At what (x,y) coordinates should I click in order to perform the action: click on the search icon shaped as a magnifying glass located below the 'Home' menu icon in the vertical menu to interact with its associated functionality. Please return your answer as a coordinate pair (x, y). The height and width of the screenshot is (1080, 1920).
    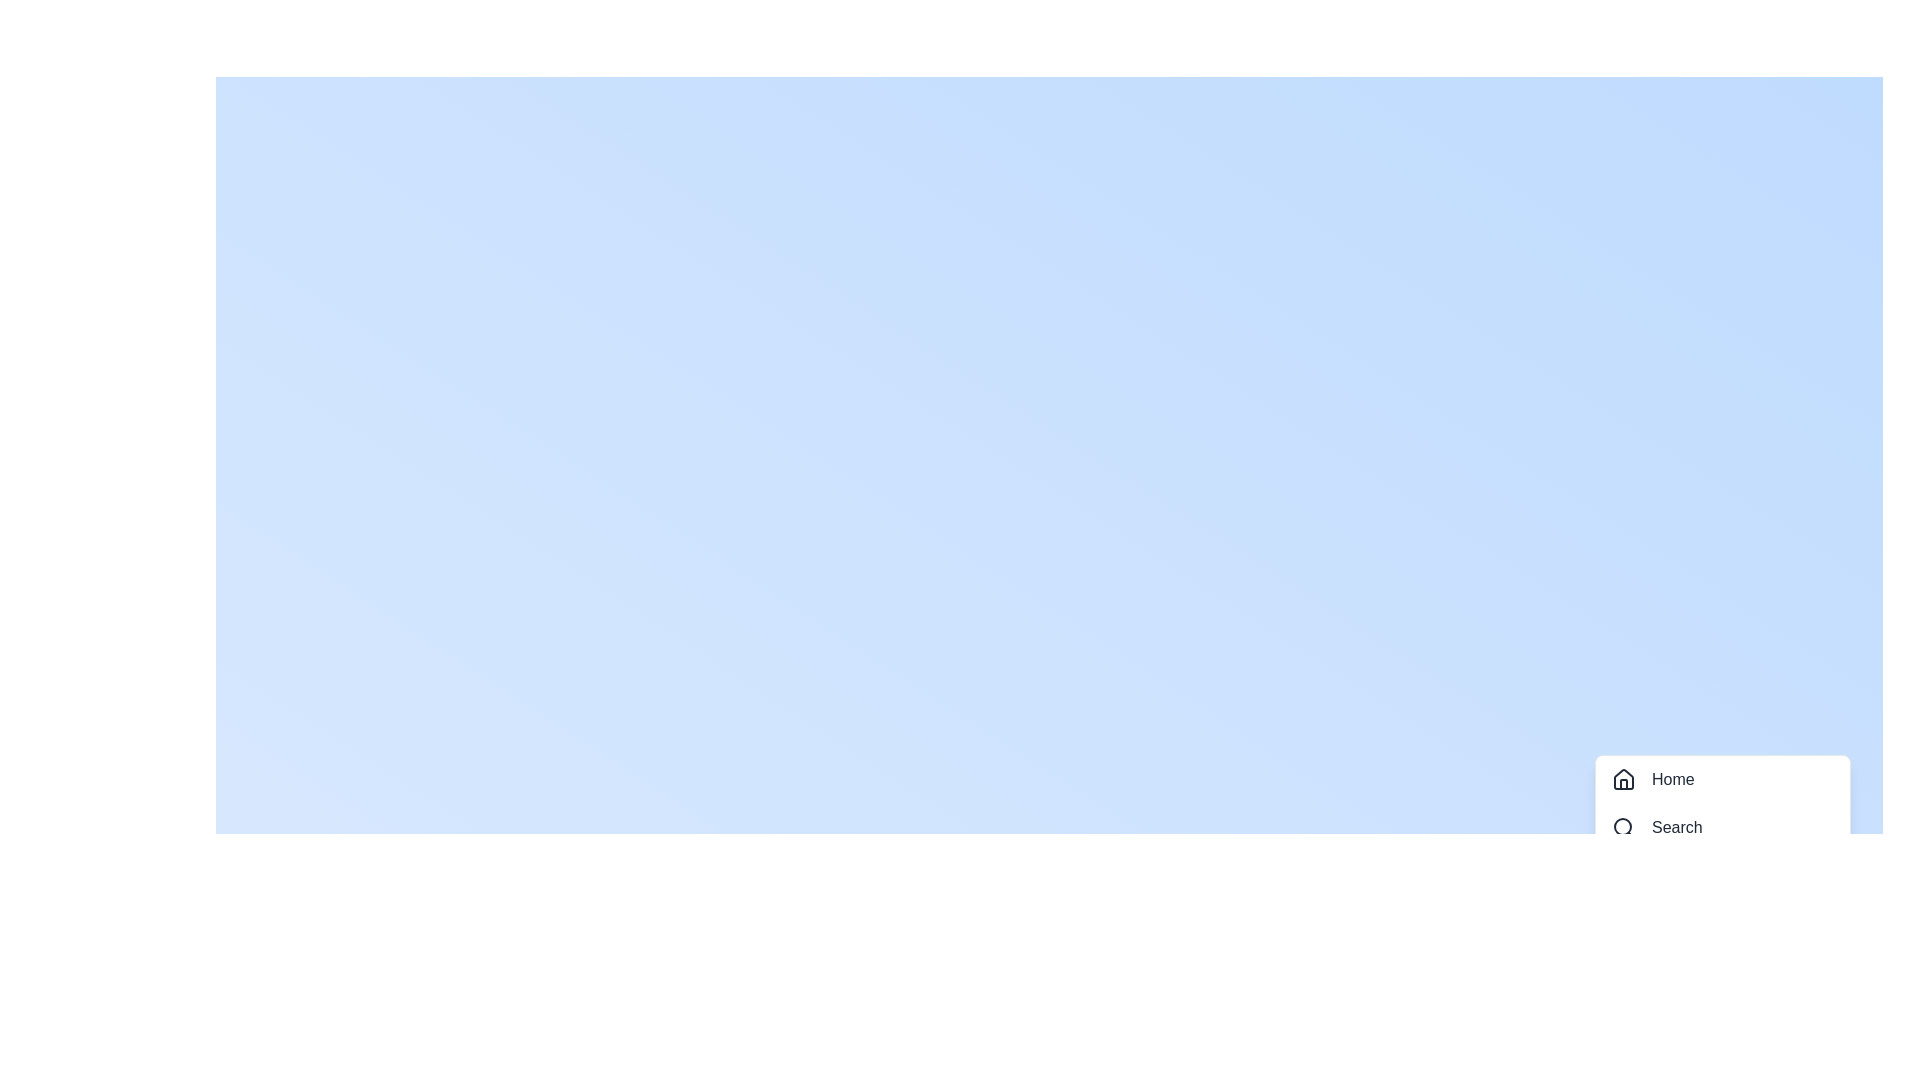
    Looking at the image, I should click on (1623, 828).